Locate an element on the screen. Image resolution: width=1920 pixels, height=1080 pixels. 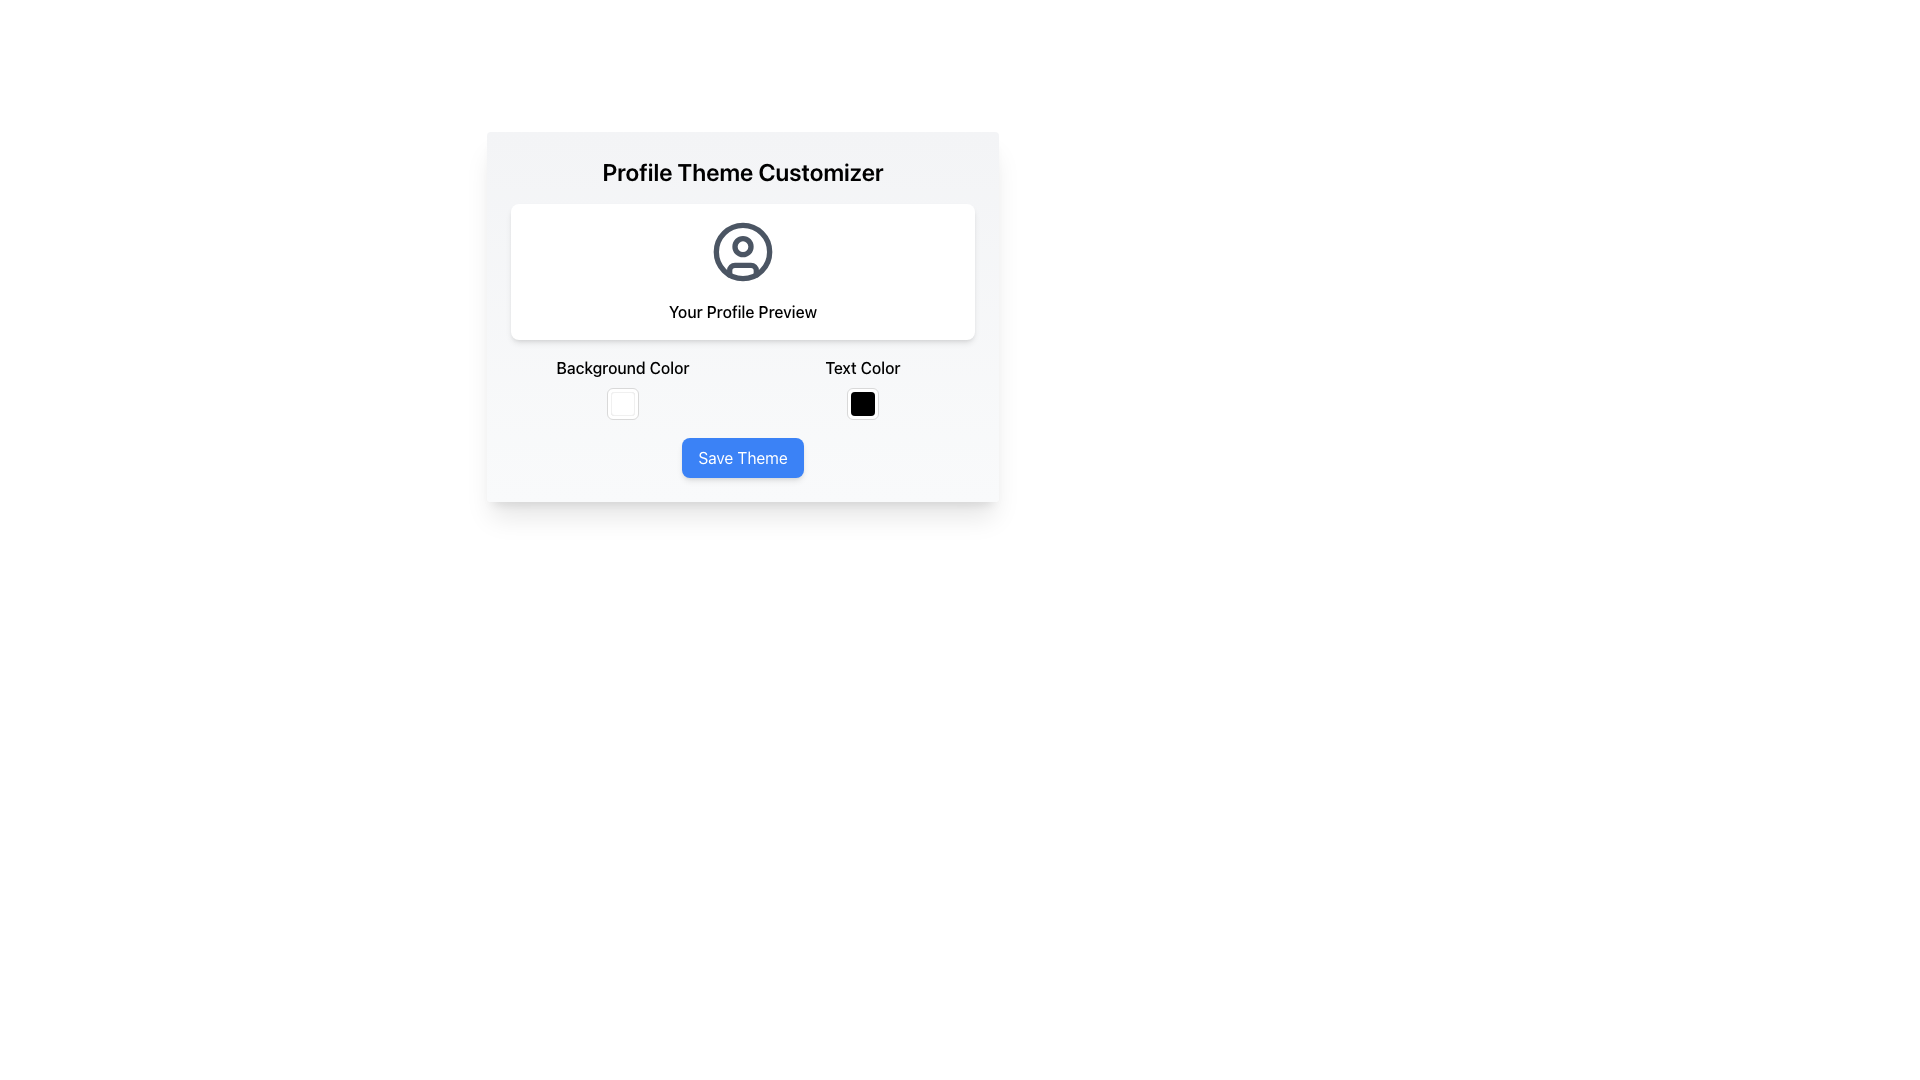
the save theme button located in the lower part of the interface, centered horizontally is located at coordinates (742, 458).